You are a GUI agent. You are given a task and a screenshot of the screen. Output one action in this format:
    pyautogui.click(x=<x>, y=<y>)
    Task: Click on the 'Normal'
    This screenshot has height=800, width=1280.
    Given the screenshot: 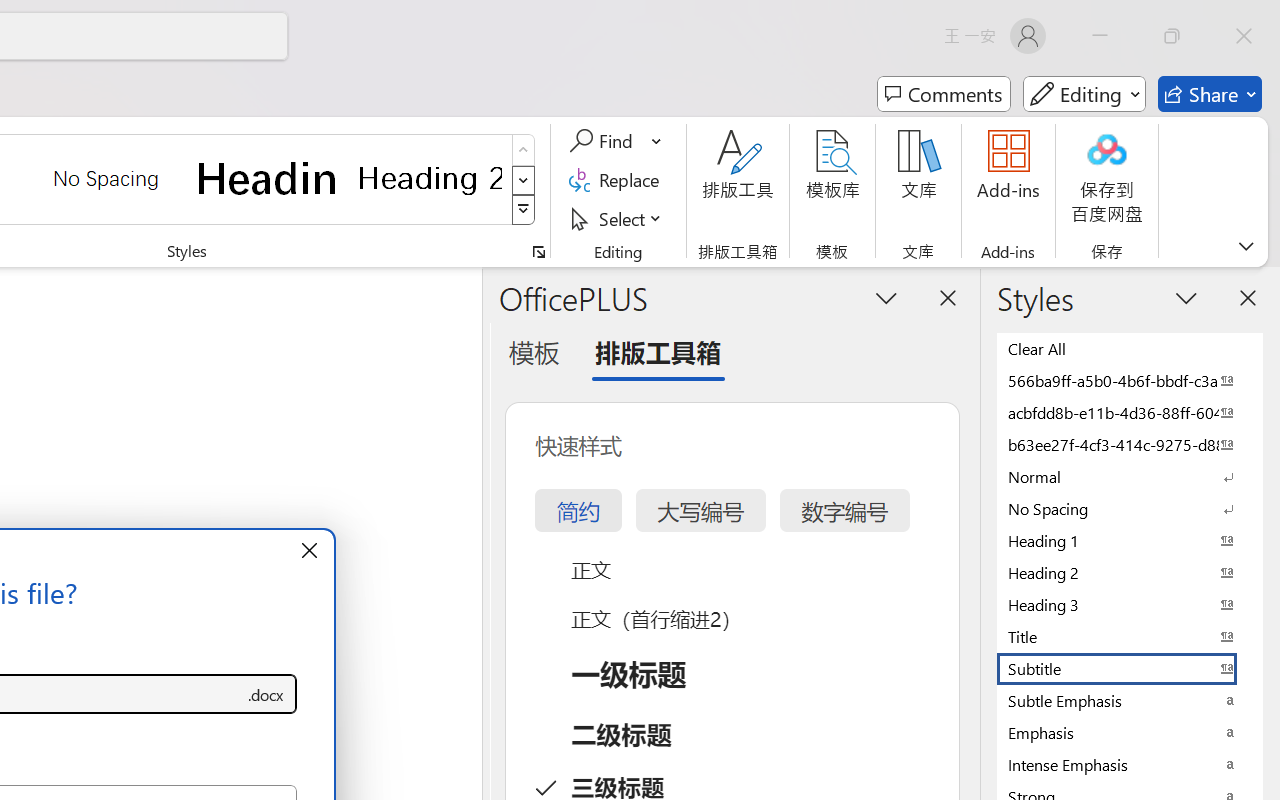 What is the action you would take?
    pyautogui.click(x=1130, y=476)
    